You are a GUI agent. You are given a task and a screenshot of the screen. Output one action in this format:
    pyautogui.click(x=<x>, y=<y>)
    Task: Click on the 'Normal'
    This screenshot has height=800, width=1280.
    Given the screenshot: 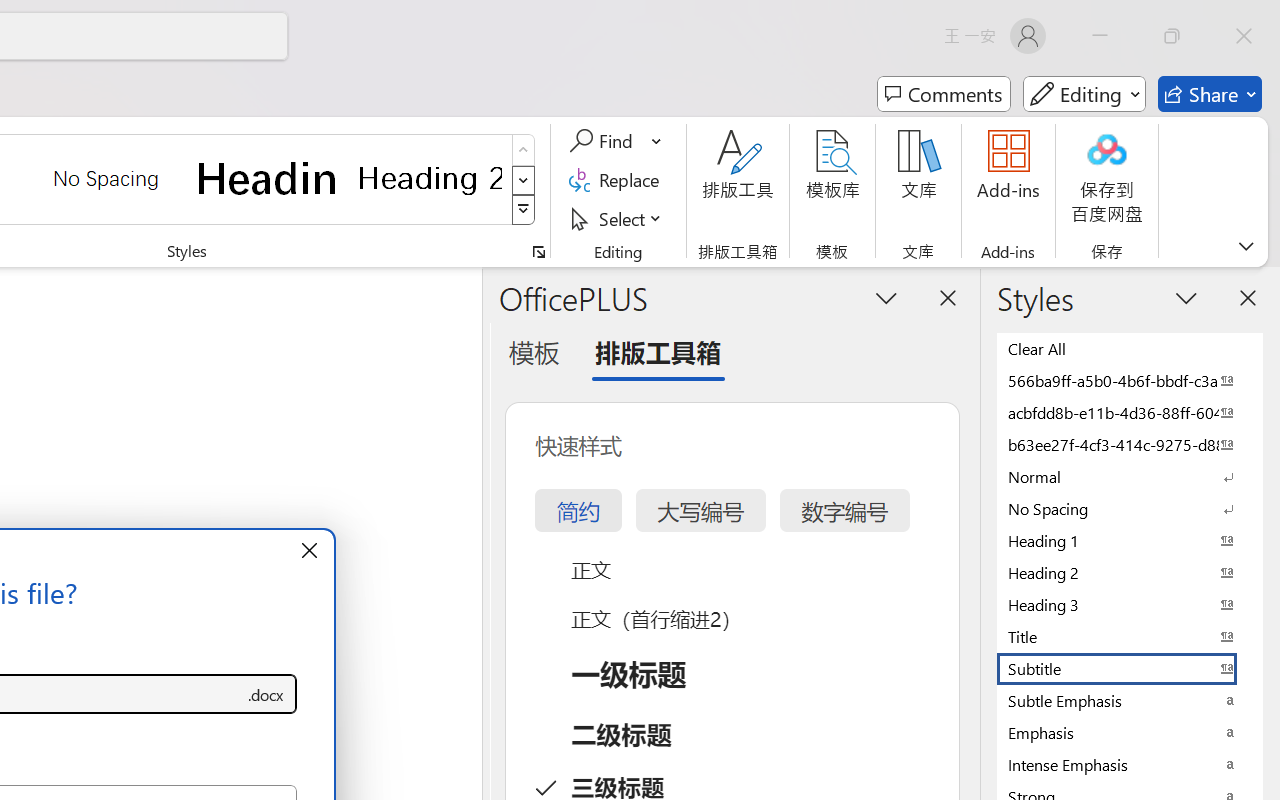 What is the action you would take?
    pyautogui.click(x=1130, y=476)
    